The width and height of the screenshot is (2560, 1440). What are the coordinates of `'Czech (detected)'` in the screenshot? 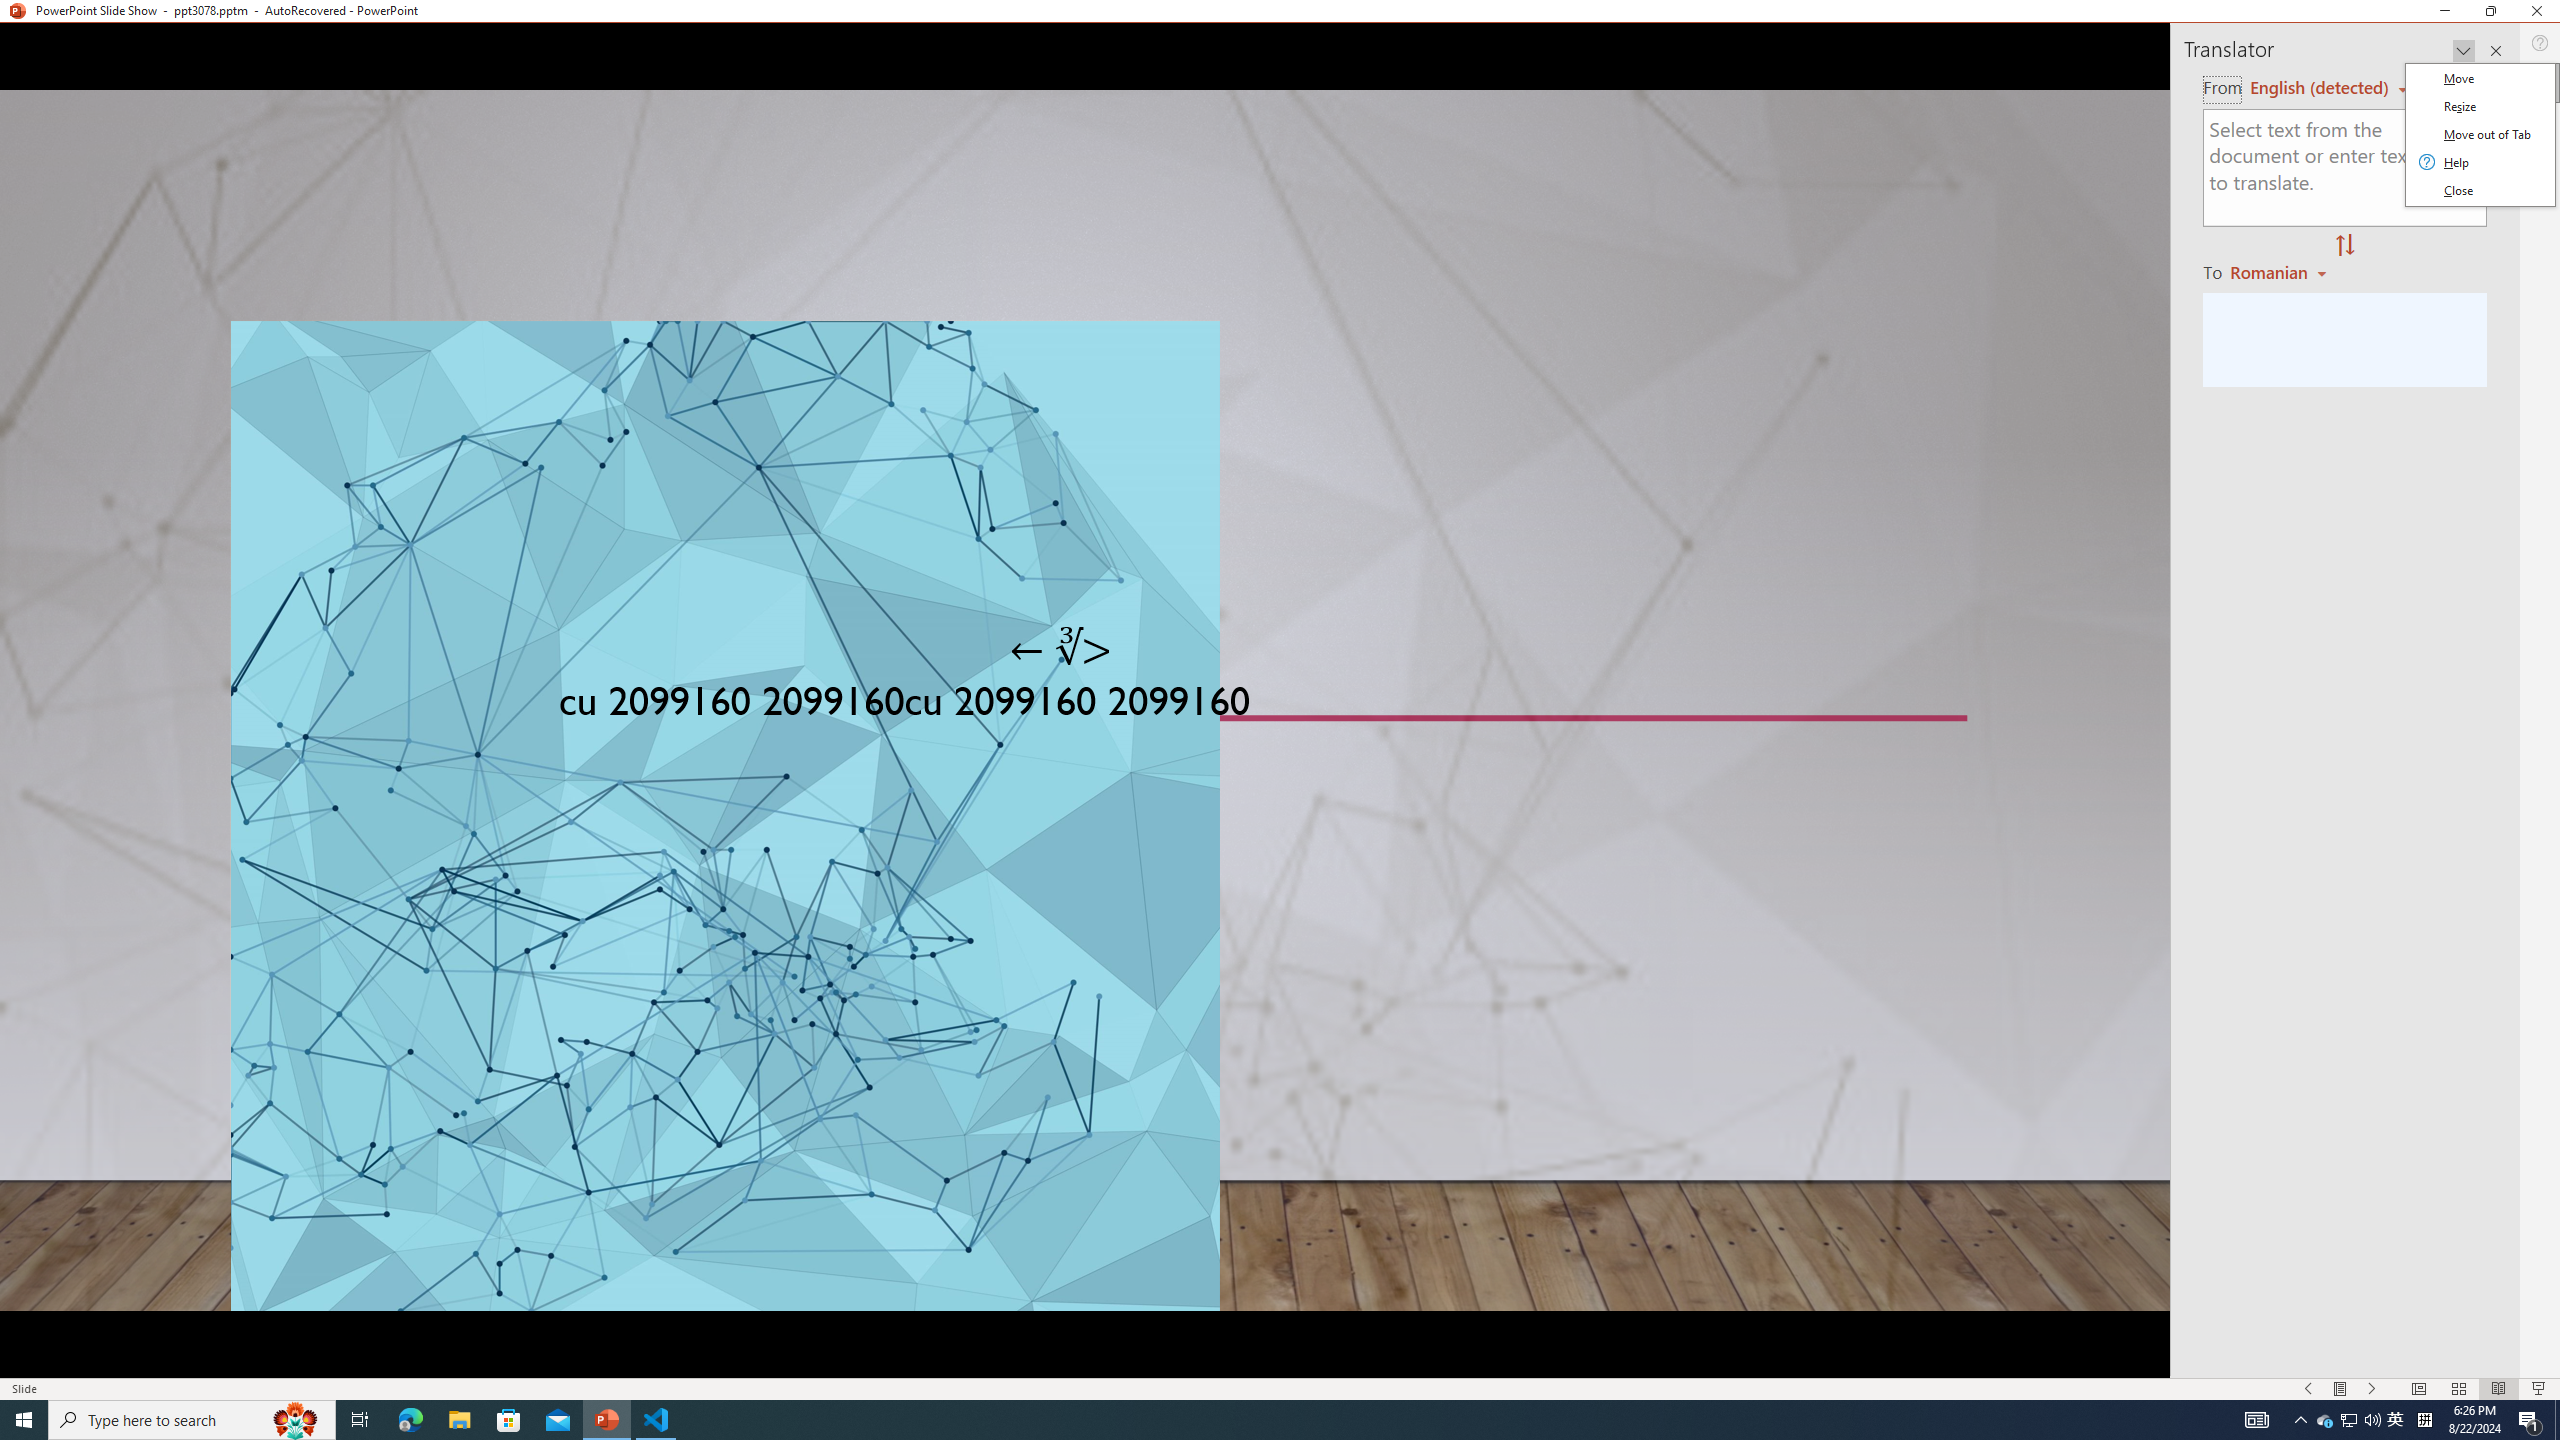 It's located at (2319, 88).